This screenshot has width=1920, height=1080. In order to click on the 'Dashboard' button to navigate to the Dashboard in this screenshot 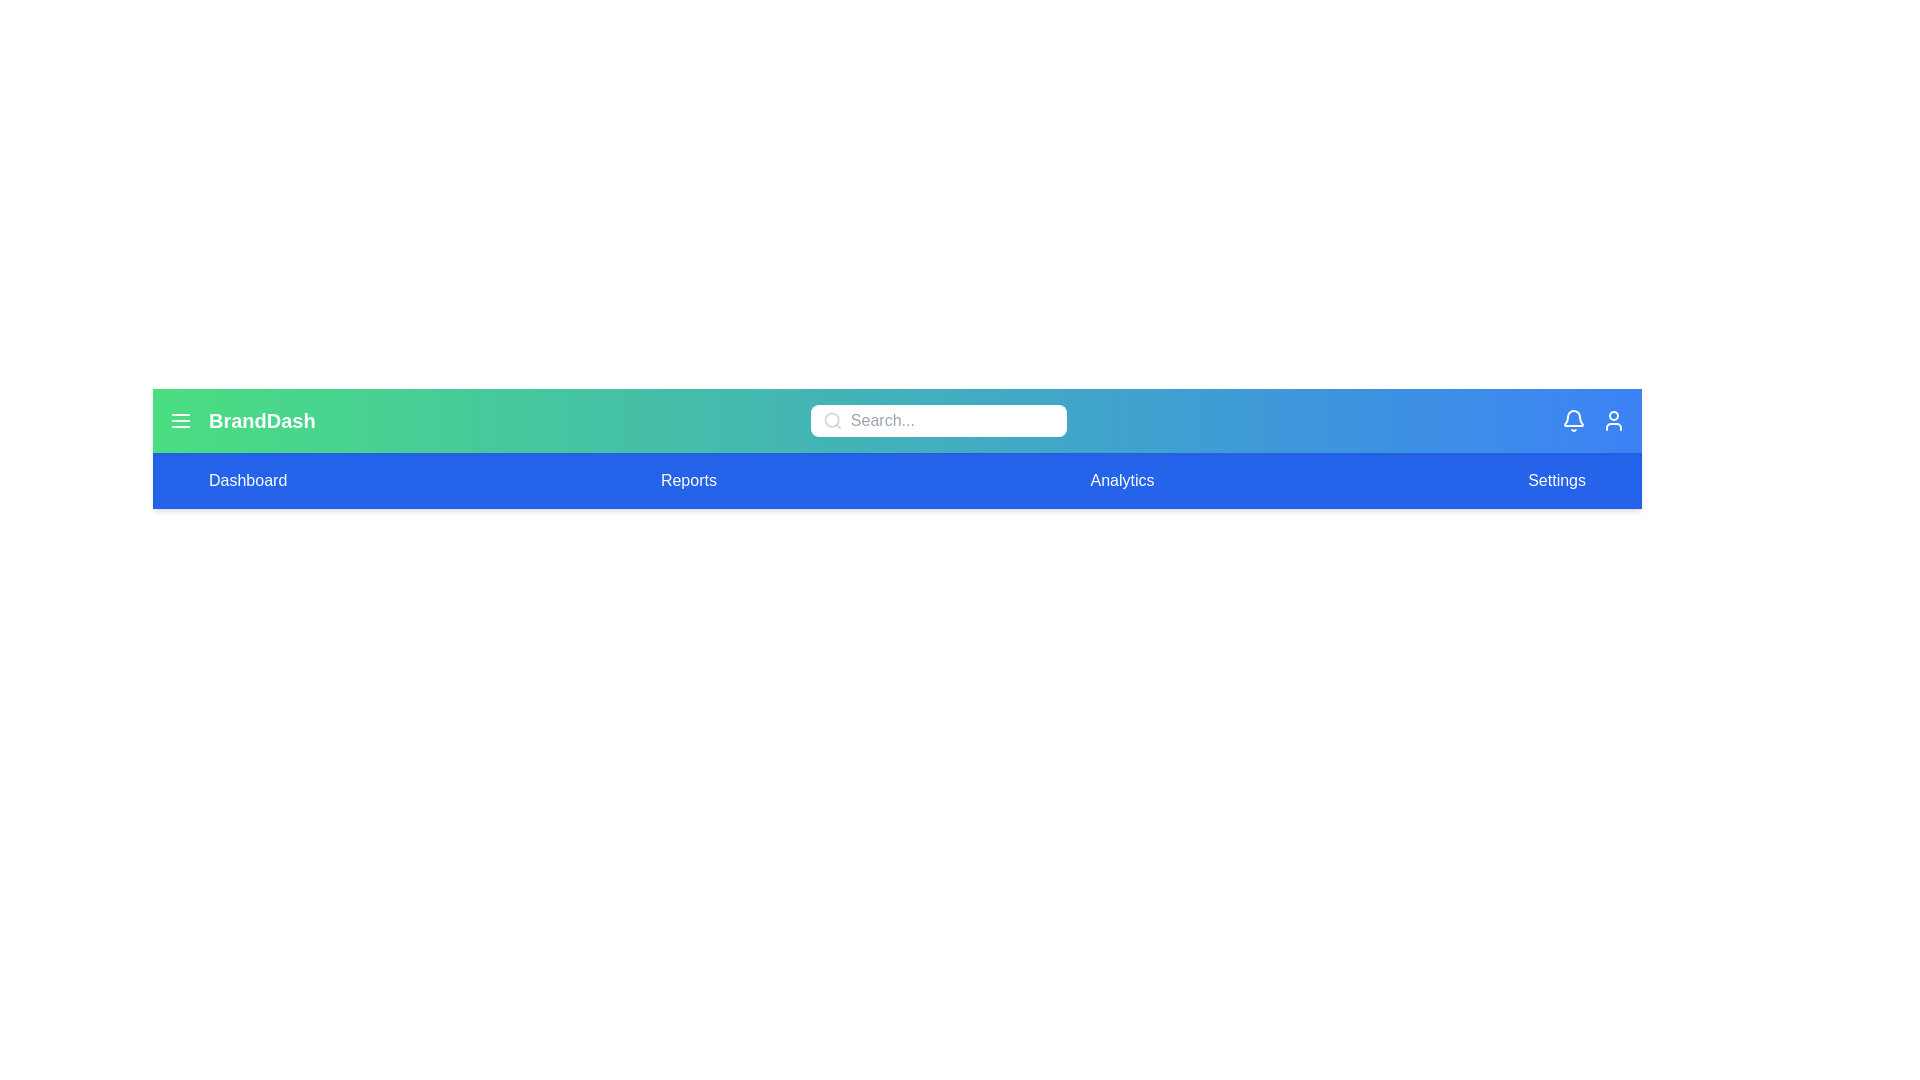, I will do `click(247, 481)`.